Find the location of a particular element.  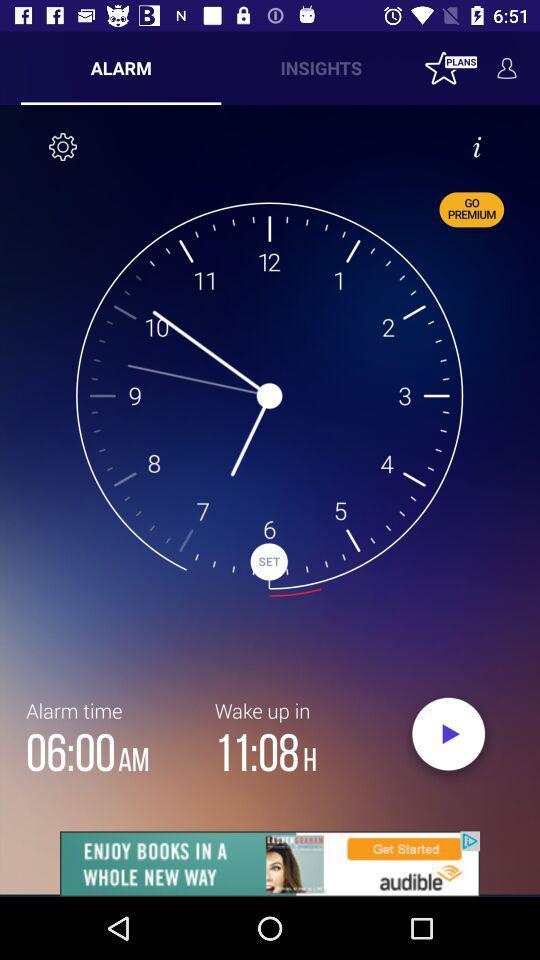

get help is located at coordinates (475, 145).